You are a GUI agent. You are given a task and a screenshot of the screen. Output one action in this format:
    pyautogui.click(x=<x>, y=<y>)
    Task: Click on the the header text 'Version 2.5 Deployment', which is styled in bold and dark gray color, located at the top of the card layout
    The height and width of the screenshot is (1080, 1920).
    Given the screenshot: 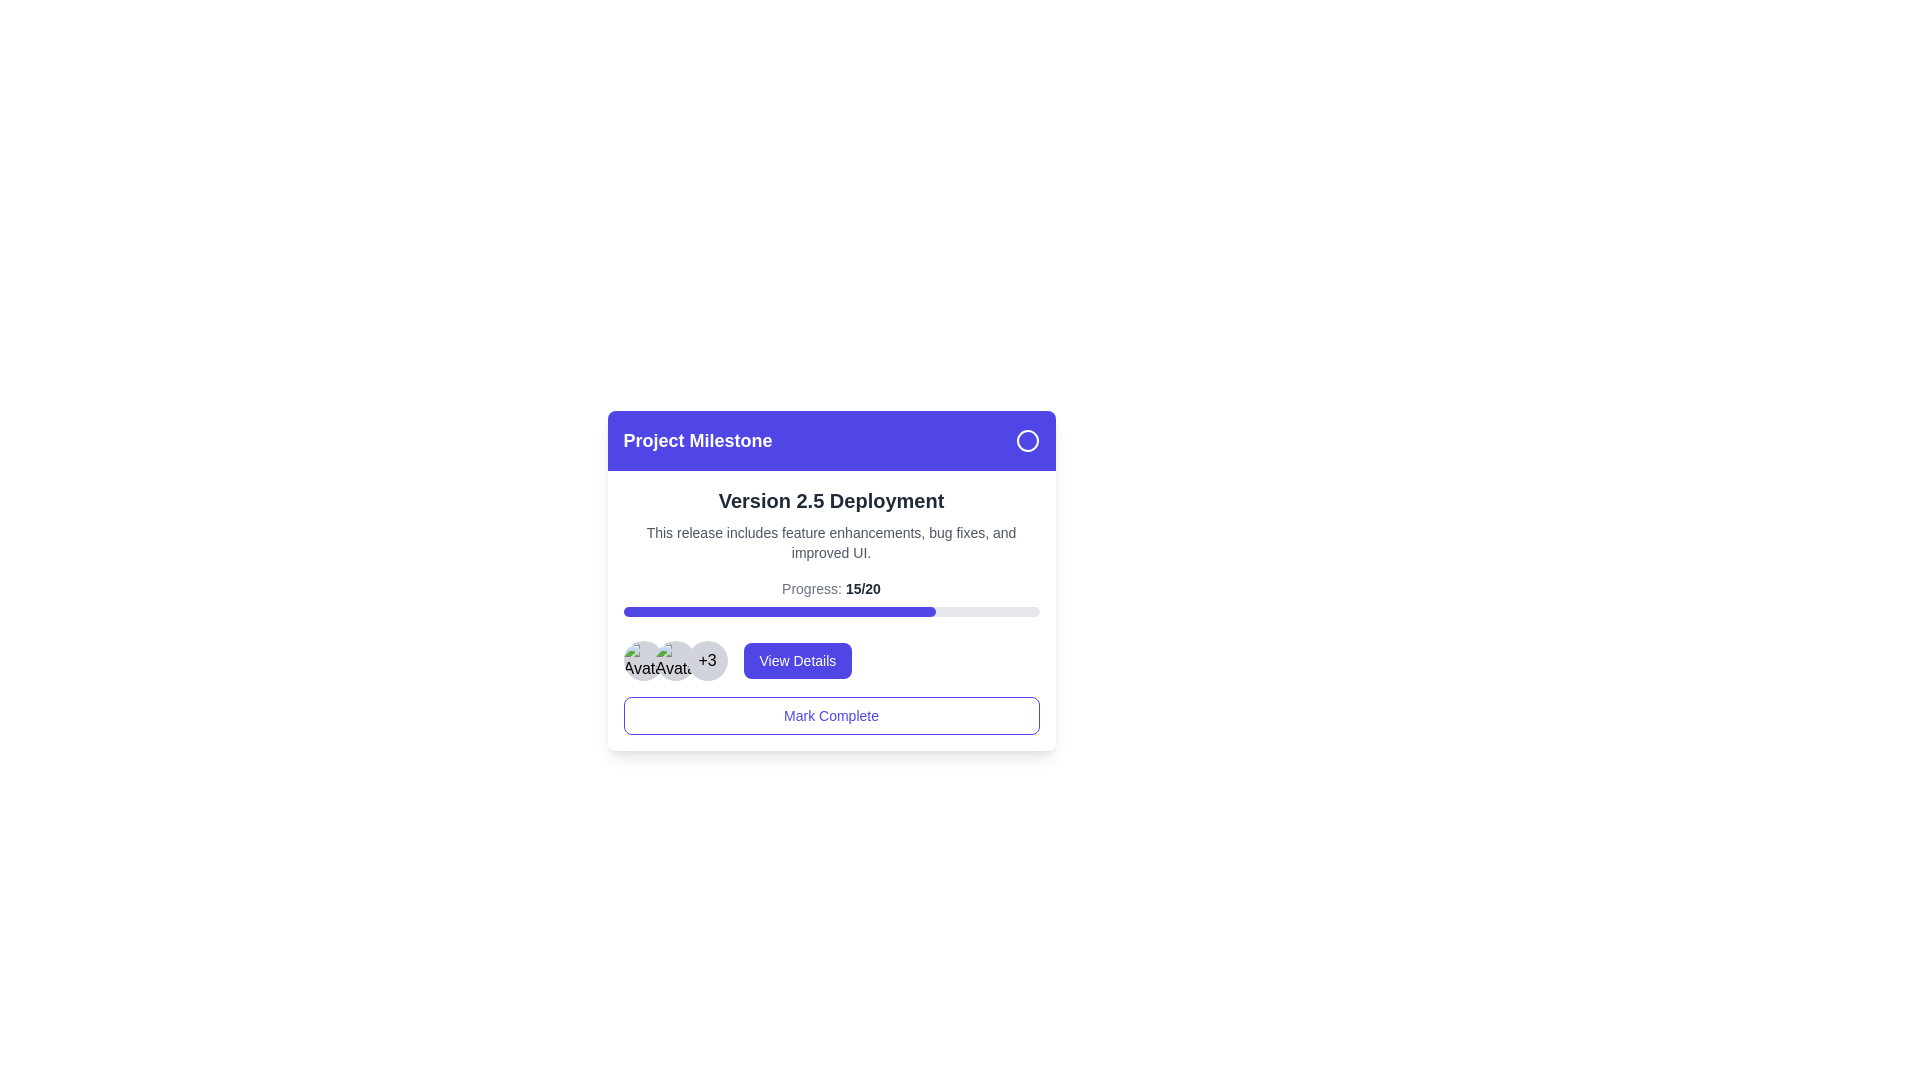 What is the action you would take?
    pyautogui.click(x=831, y=500)
    